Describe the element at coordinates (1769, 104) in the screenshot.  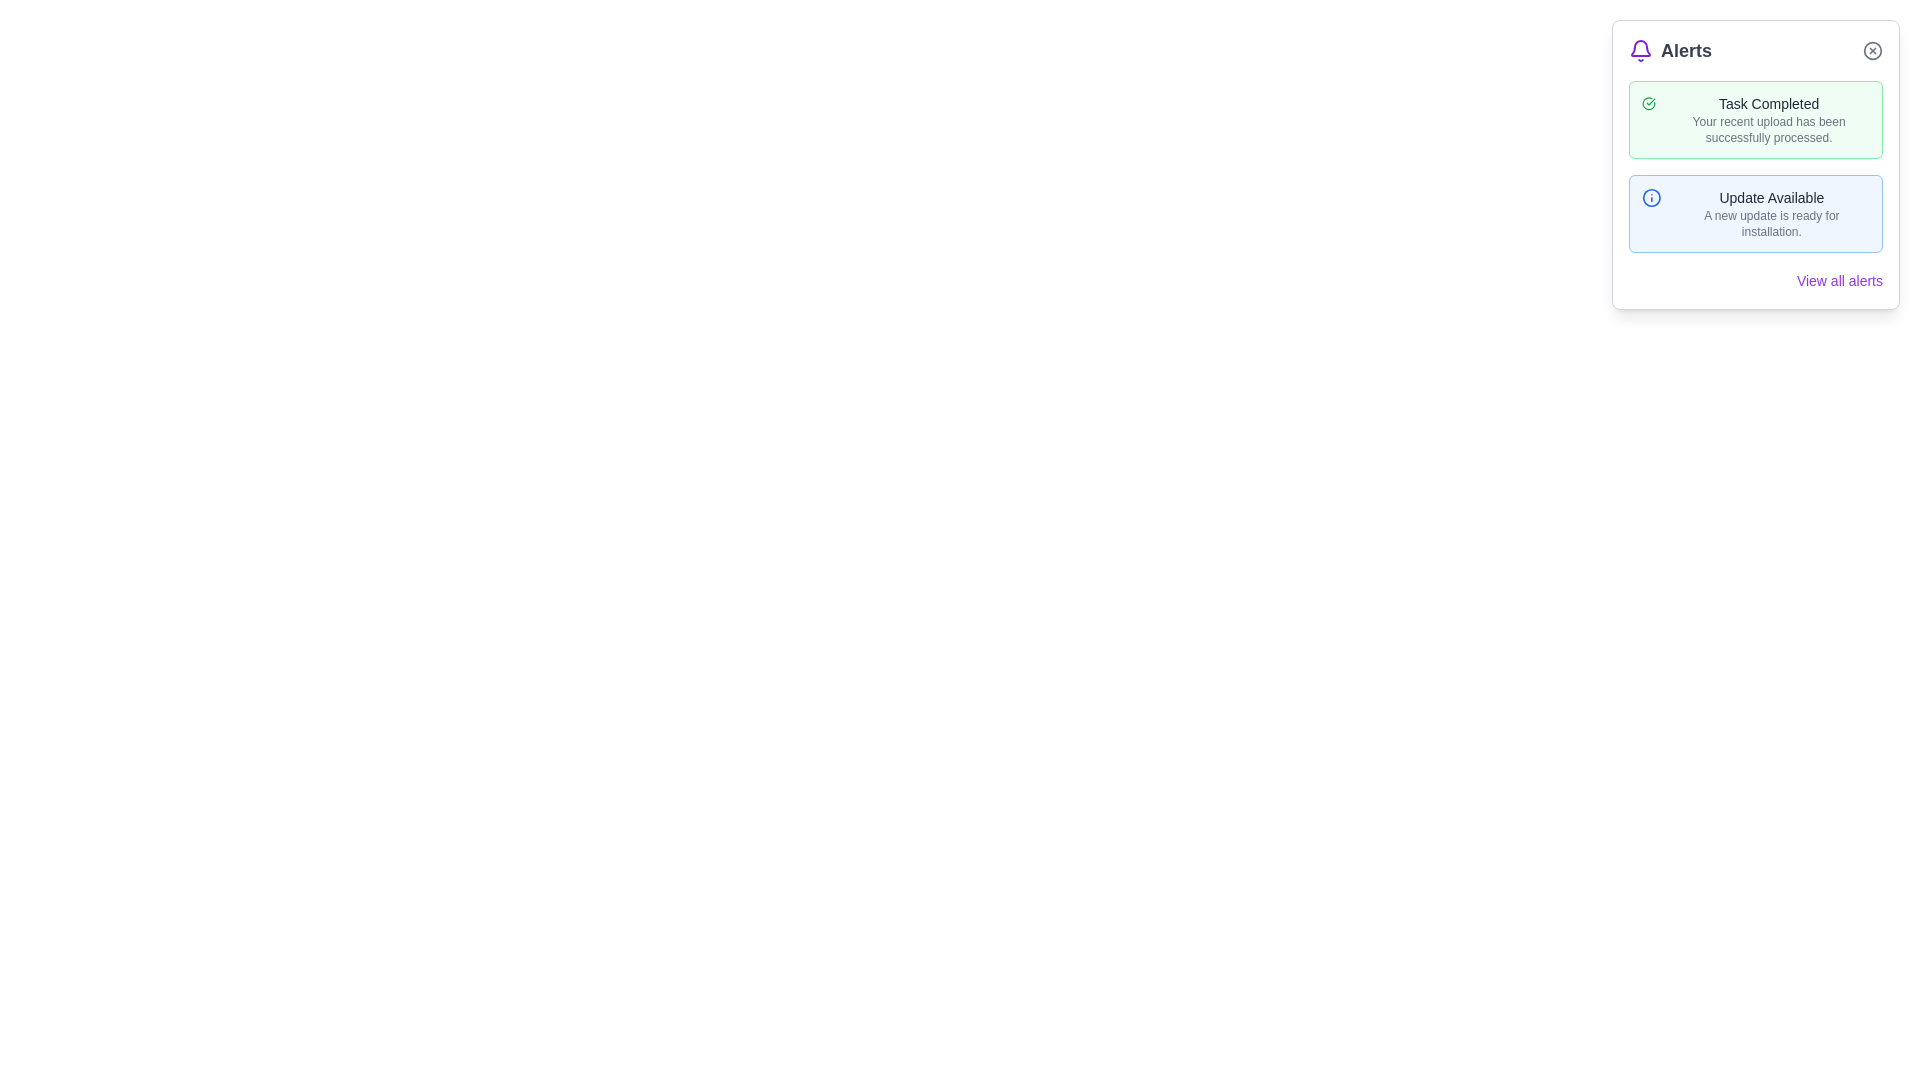
I see `the Text Label that serves as the title for the notification, indicating the success of a task, located at the top-left corner of the notification card in the alerts sidebar` at that location.